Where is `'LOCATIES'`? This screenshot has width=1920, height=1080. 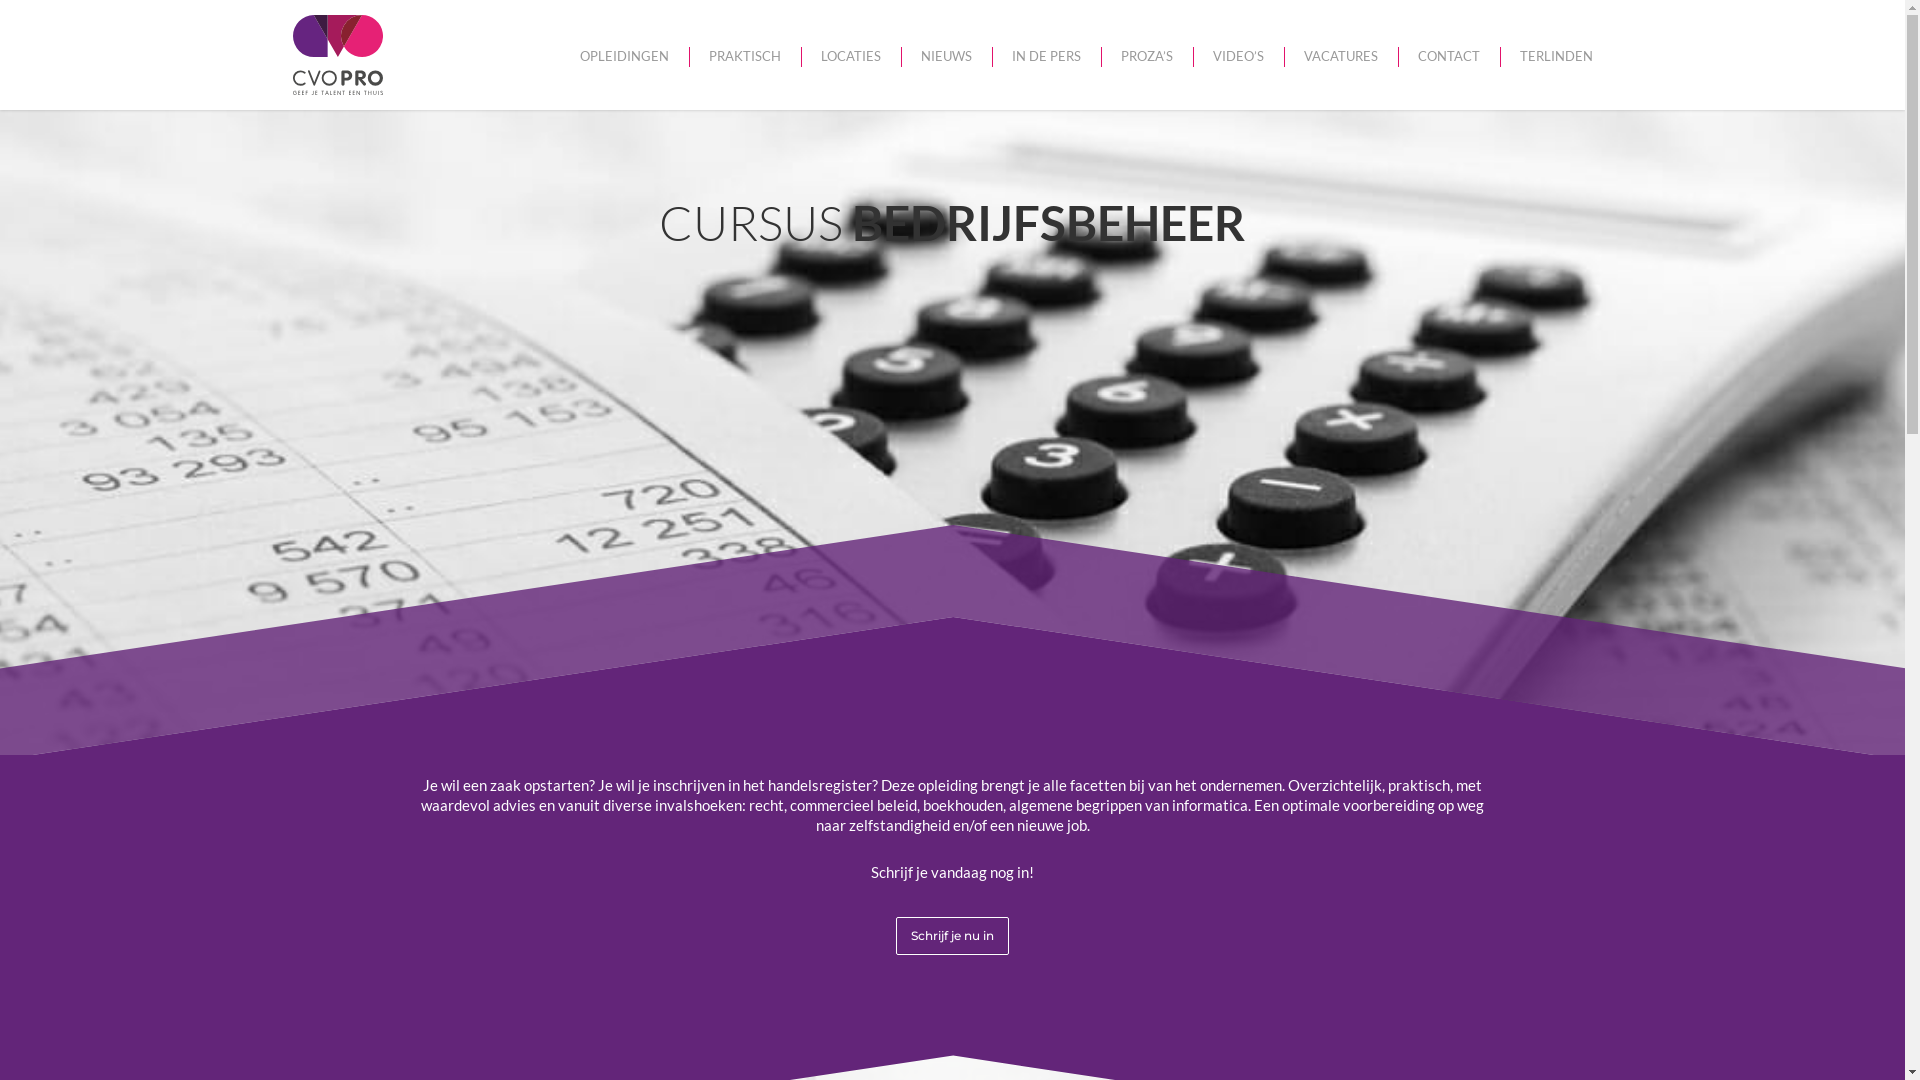
'LOCATIES' is located at coordinates (849, 53).